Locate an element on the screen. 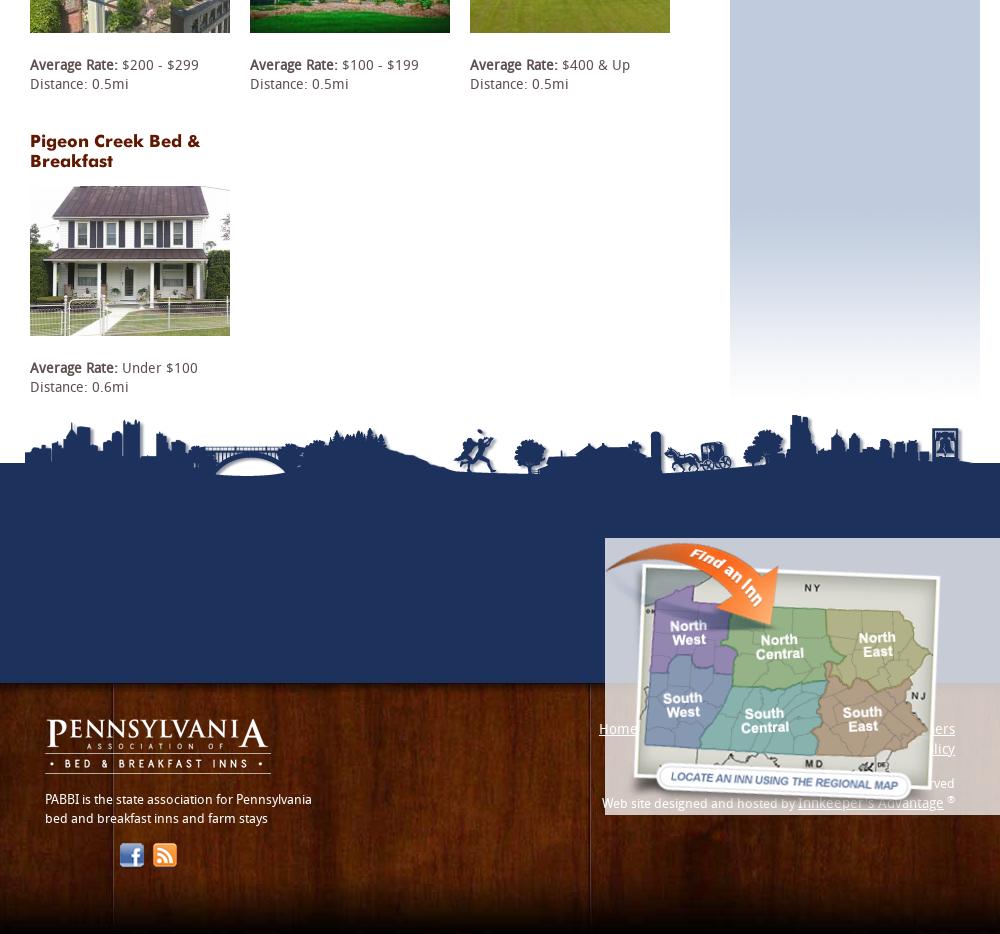  'Allied Partners' is located at coordinates (907, 727).